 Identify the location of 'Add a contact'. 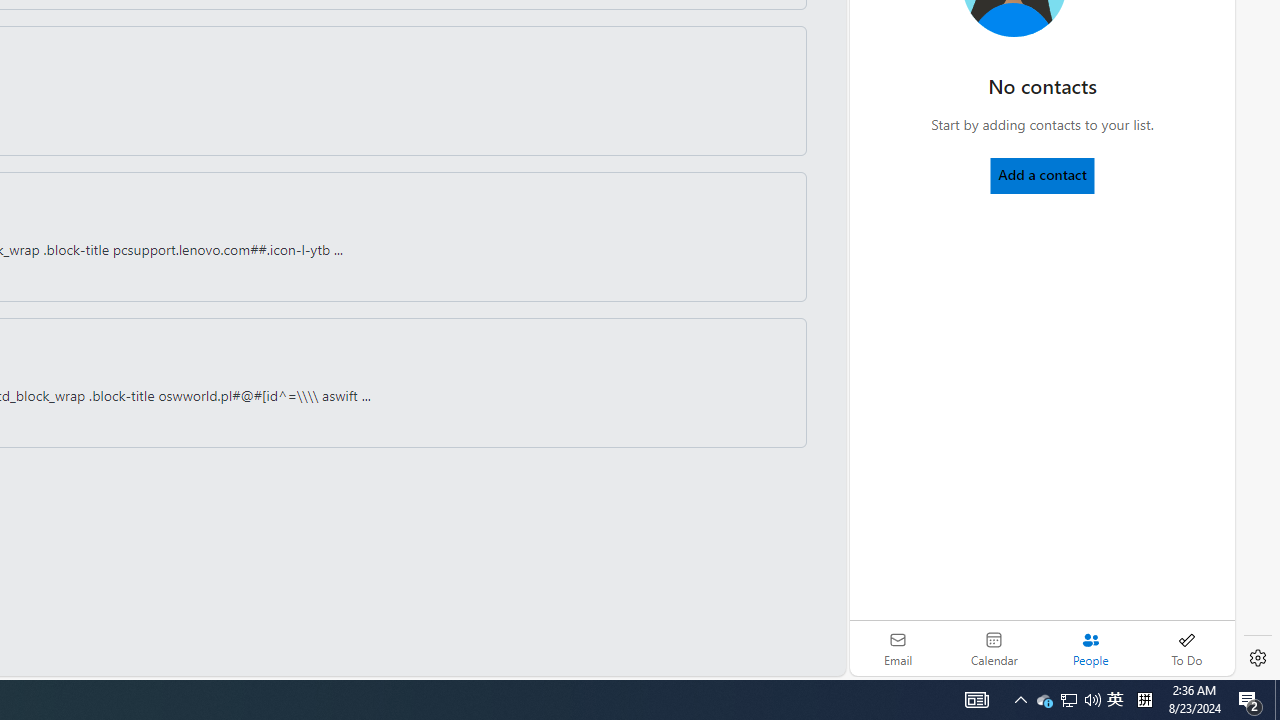
(1040, 174).